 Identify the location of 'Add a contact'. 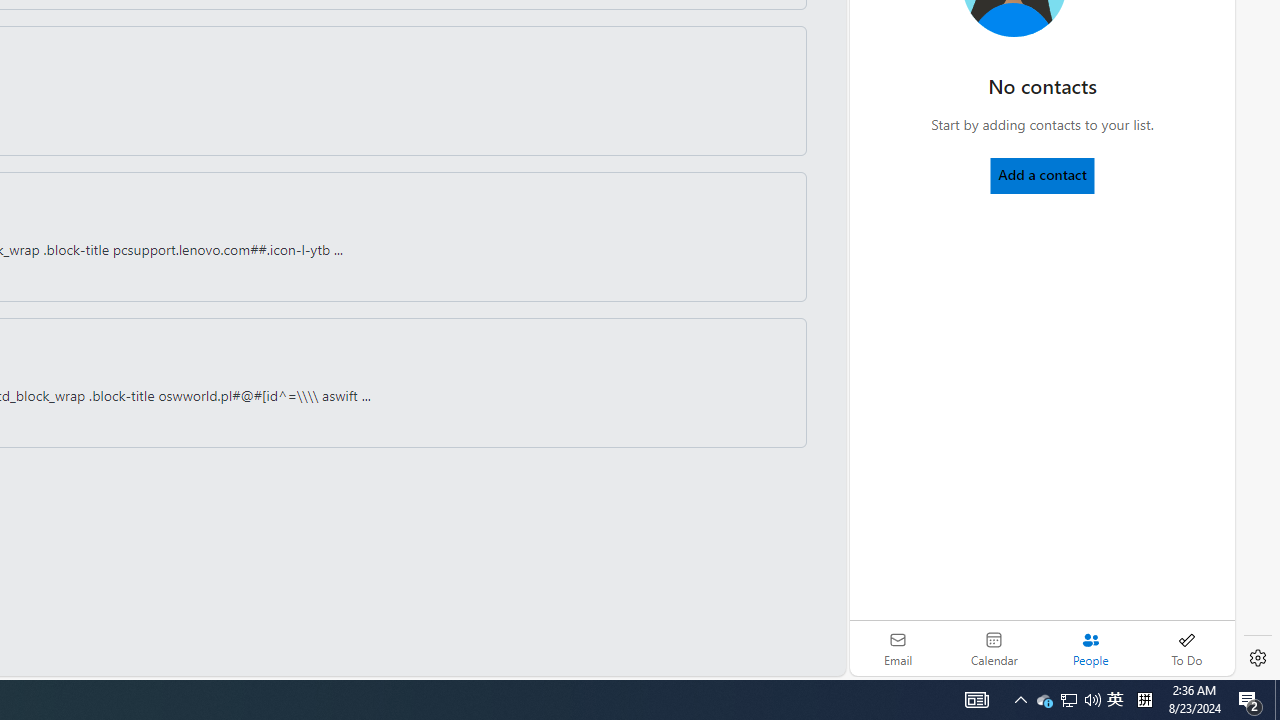
(1040, 174).